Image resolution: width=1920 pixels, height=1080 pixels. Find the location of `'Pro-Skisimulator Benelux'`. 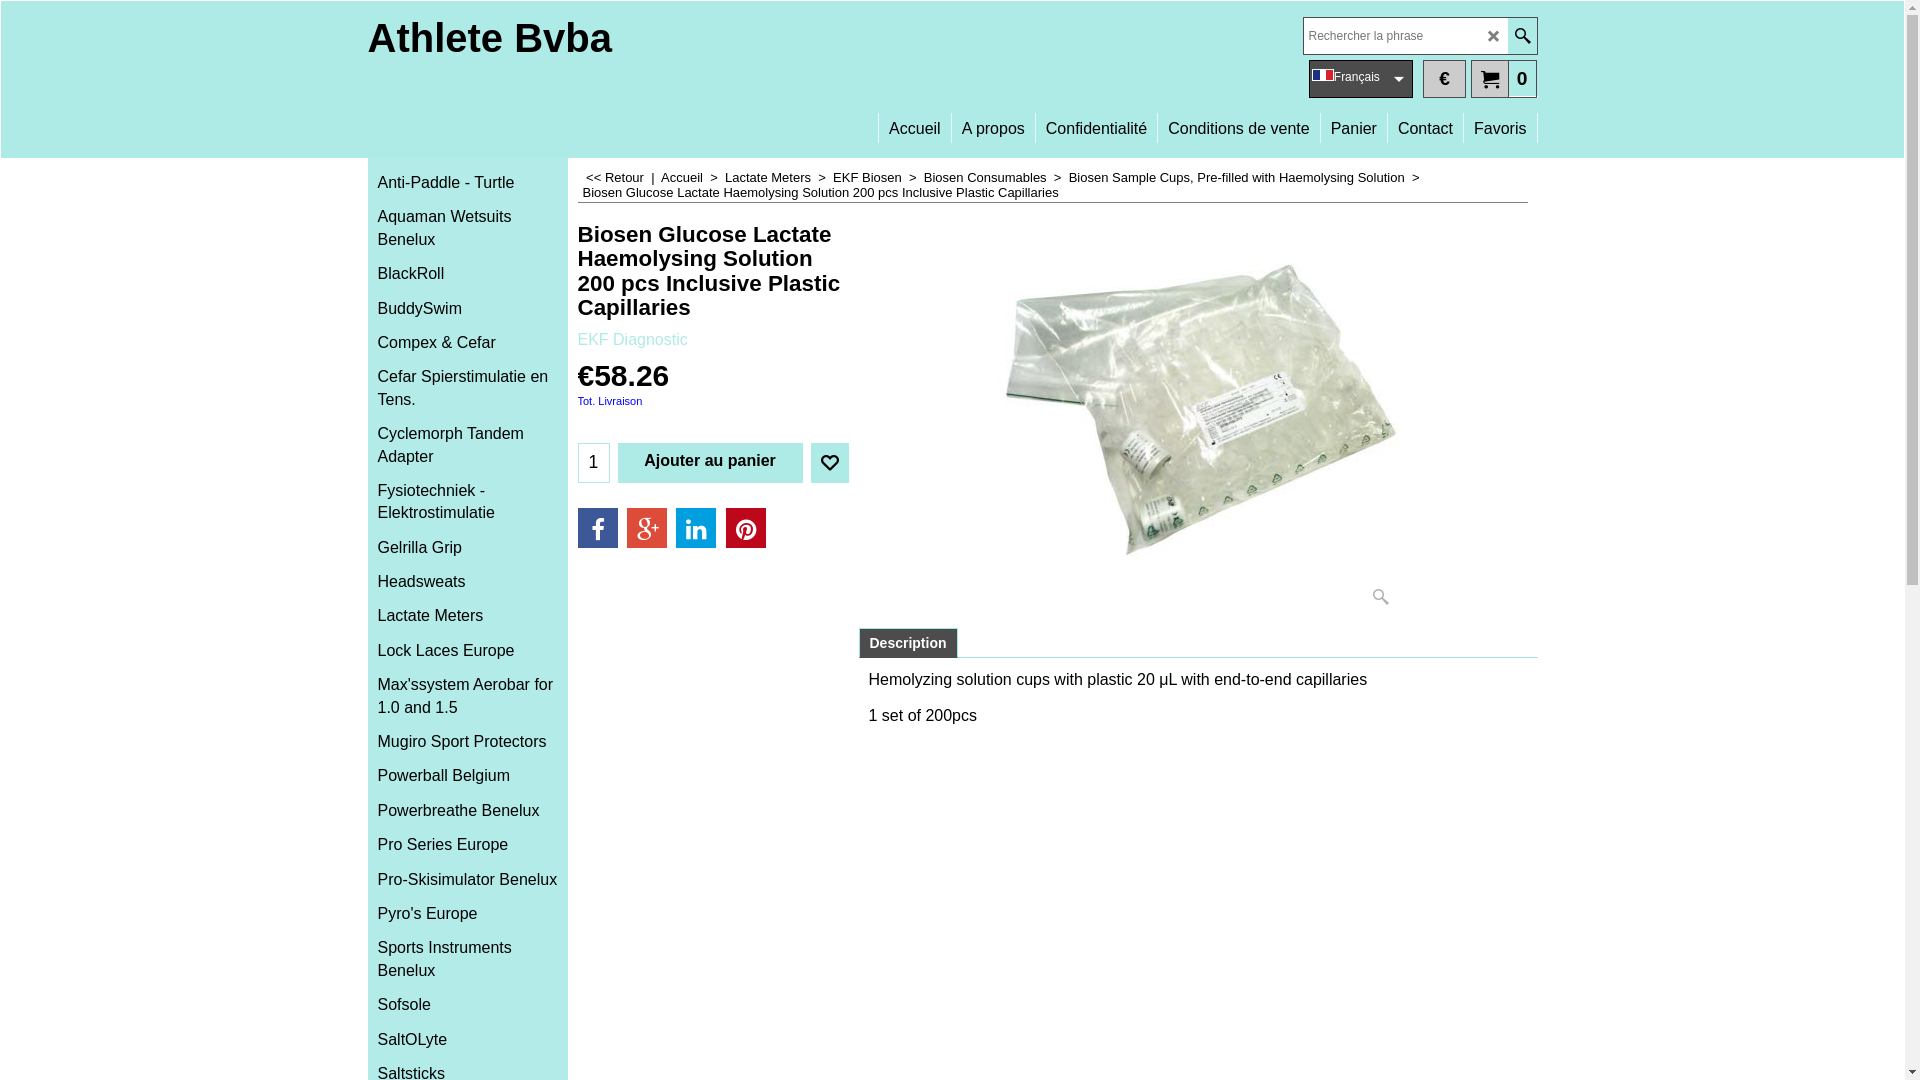

'Pro-Skisimulator Benelux' is located at coordinates (467, 878).